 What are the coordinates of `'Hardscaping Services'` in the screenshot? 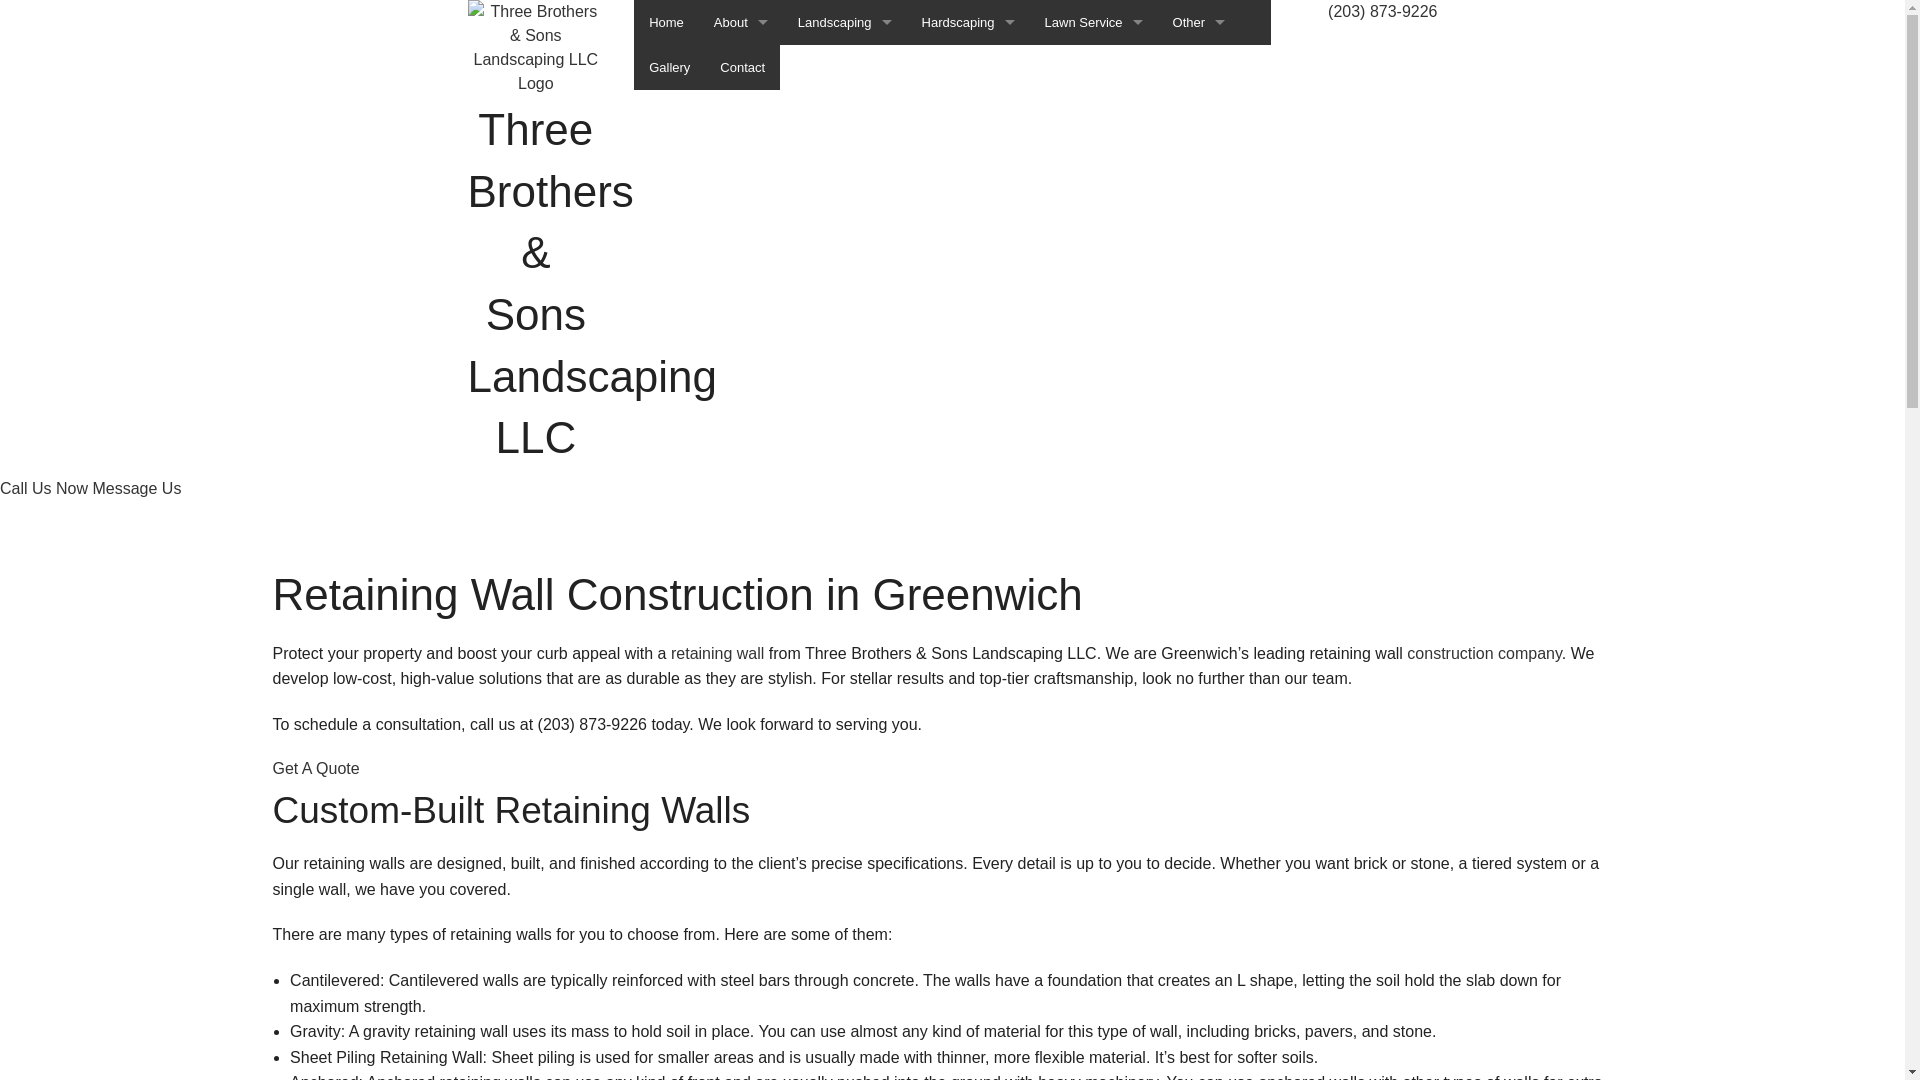 It's located at (968, 66).